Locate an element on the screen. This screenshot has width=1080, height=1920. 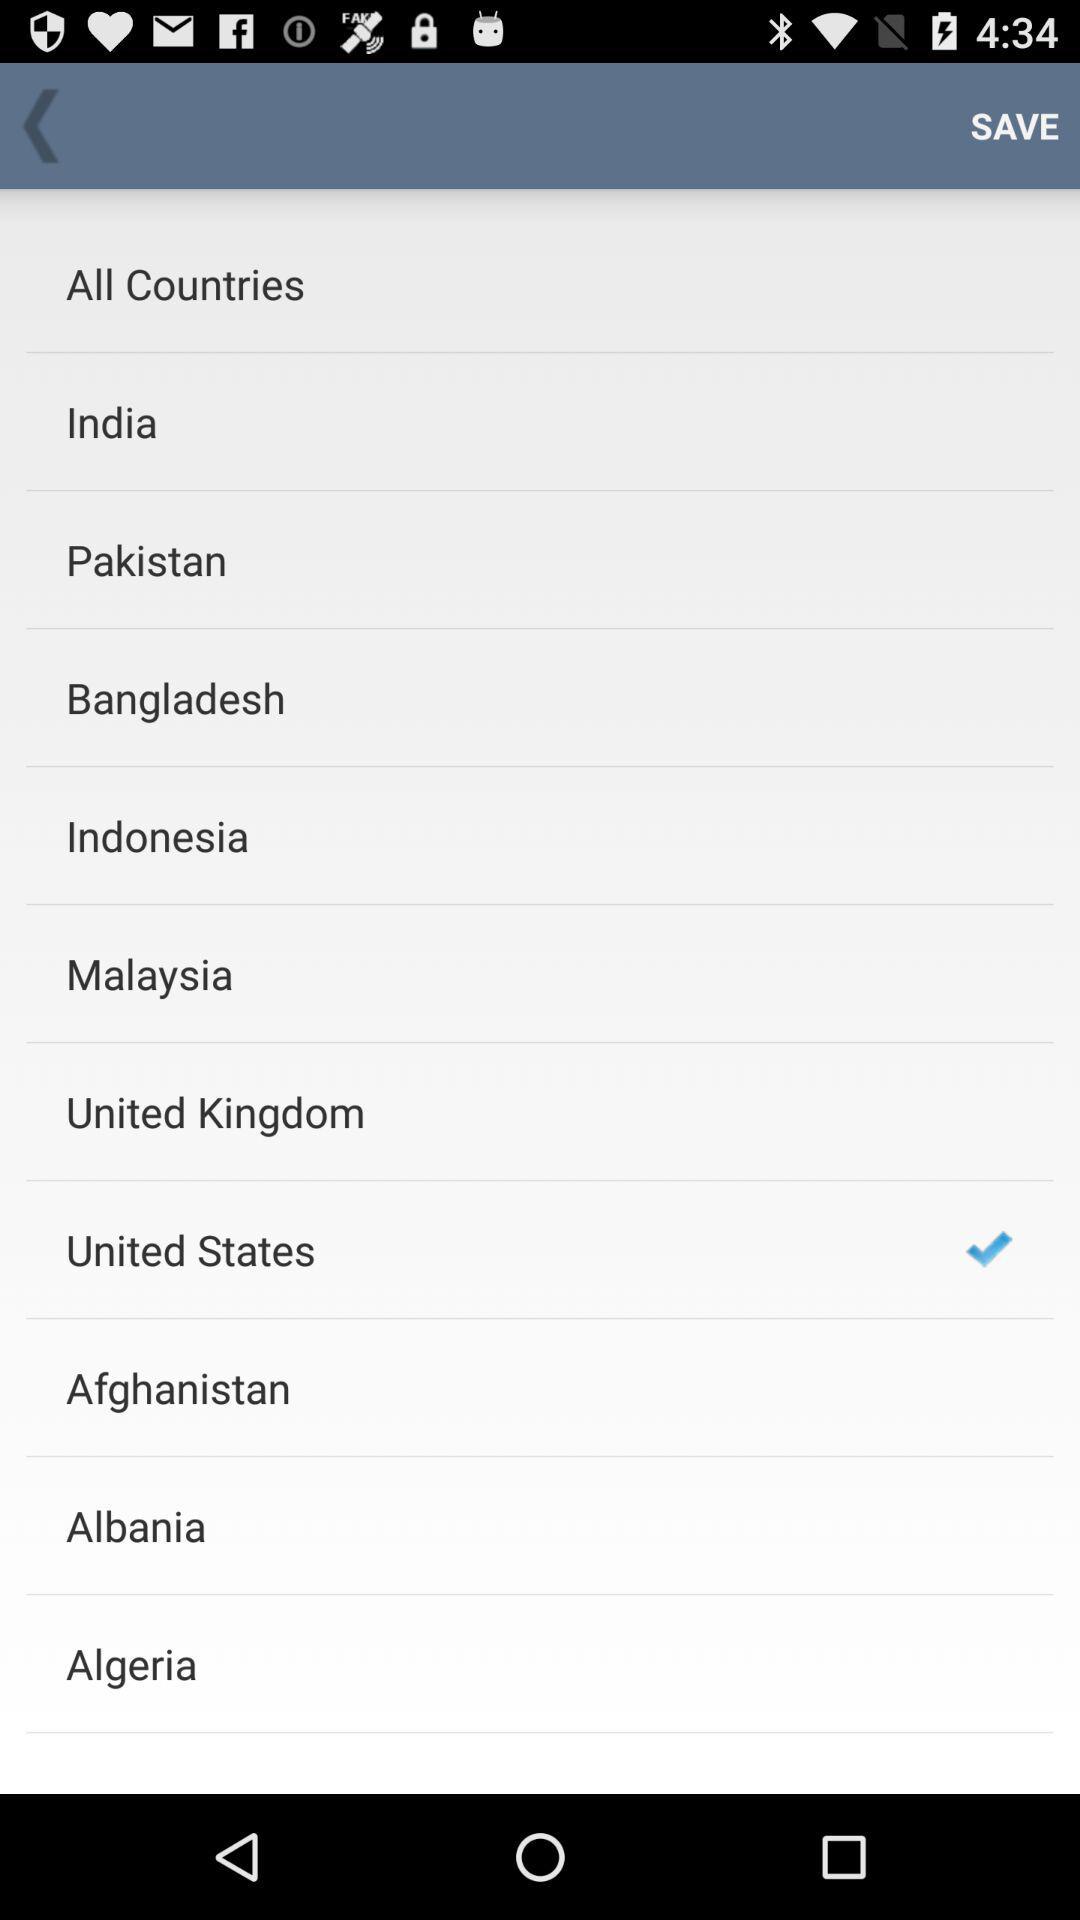
save icon is located at coordinates (1014, 124).